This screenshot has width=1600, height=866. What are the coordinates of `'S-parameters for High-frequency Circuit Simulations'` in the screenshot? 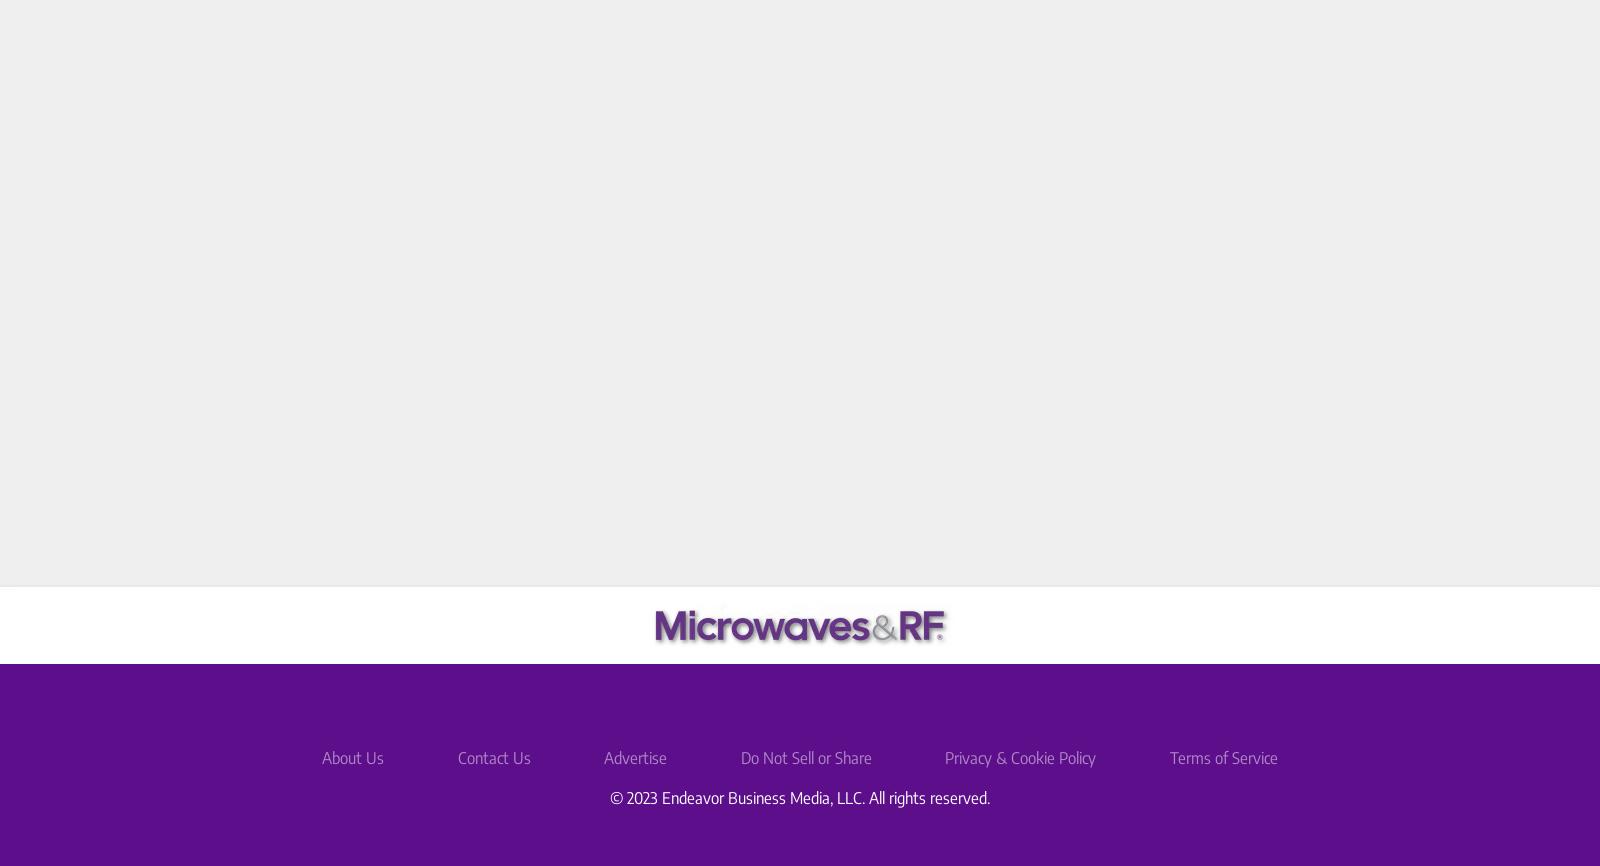 It's located at (914, 276).